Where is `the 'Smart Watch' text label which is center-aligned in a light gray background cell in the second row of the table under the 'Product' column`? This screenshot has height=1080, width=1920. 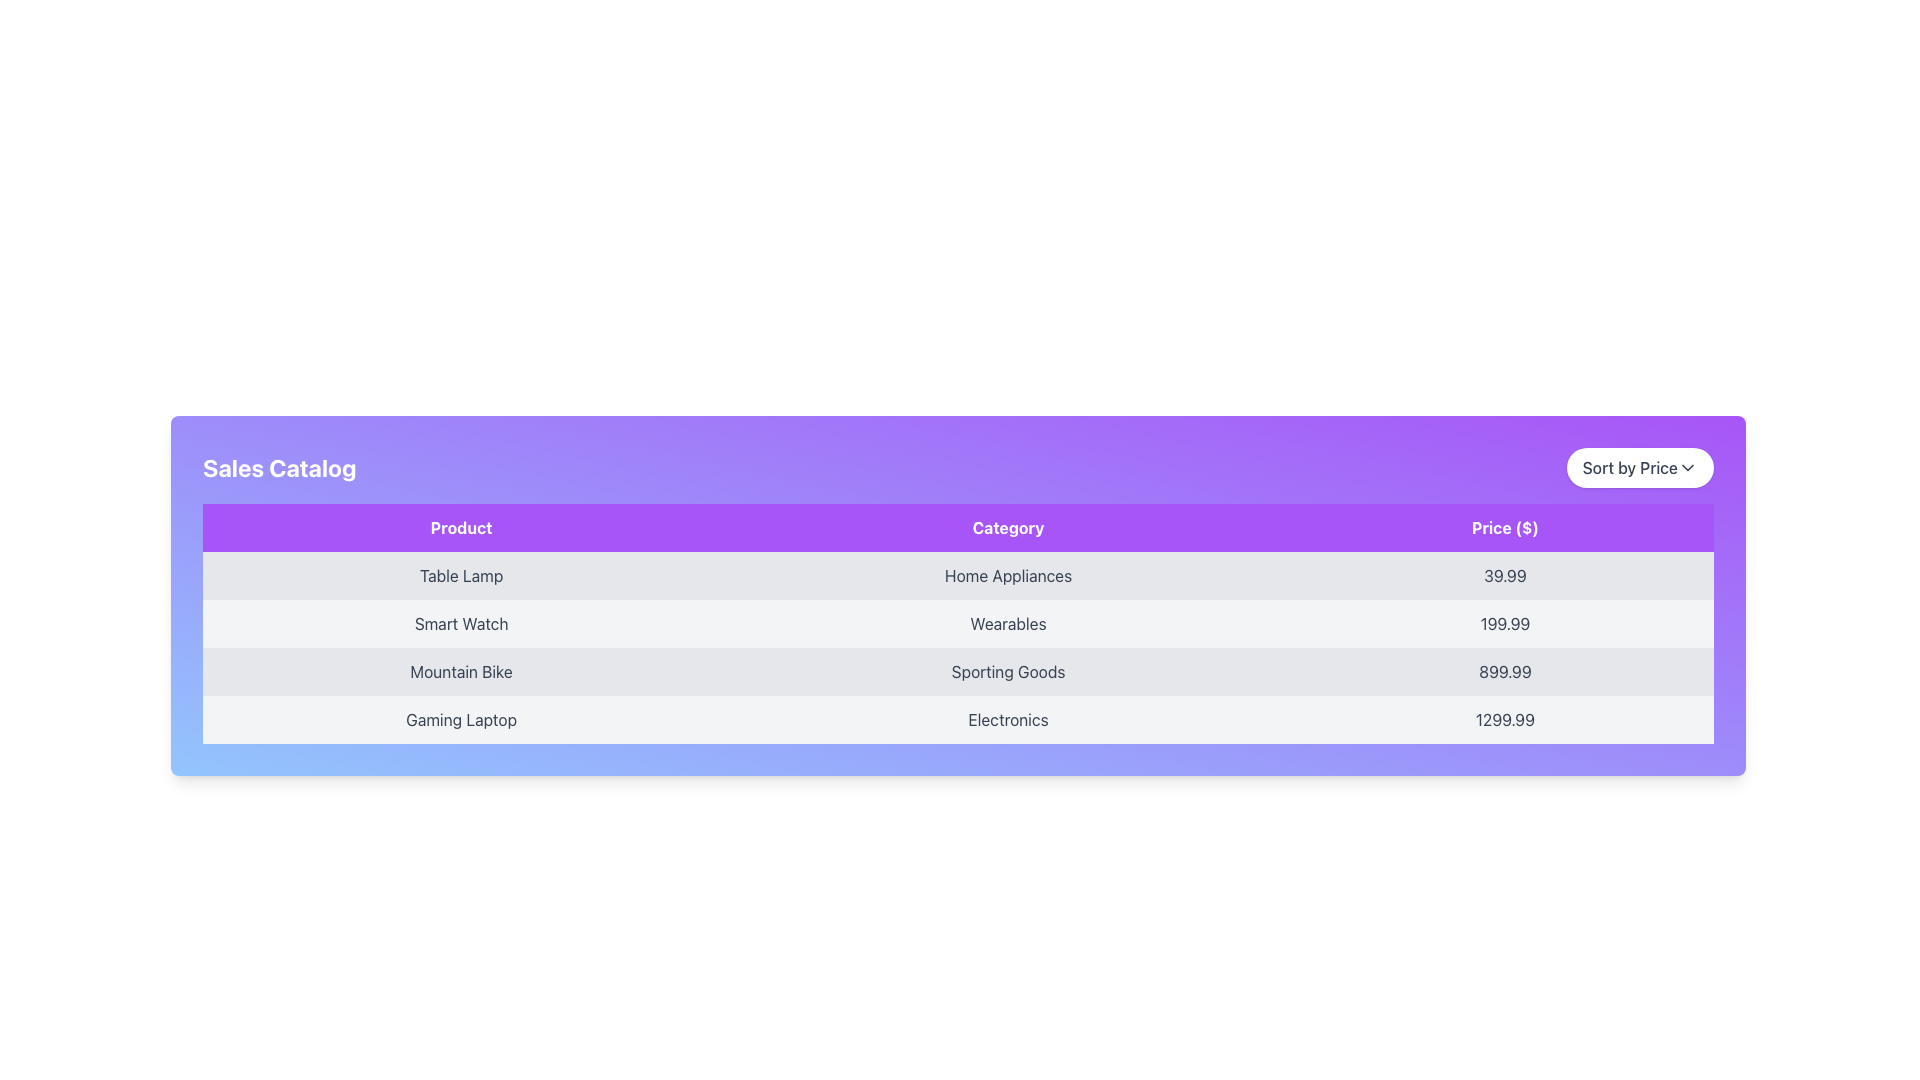
the 'Smart Watch' text label which is center-aligned in a light gray background cell in the second row of the table under the 'Product' column is located at coordinates (460, 623).